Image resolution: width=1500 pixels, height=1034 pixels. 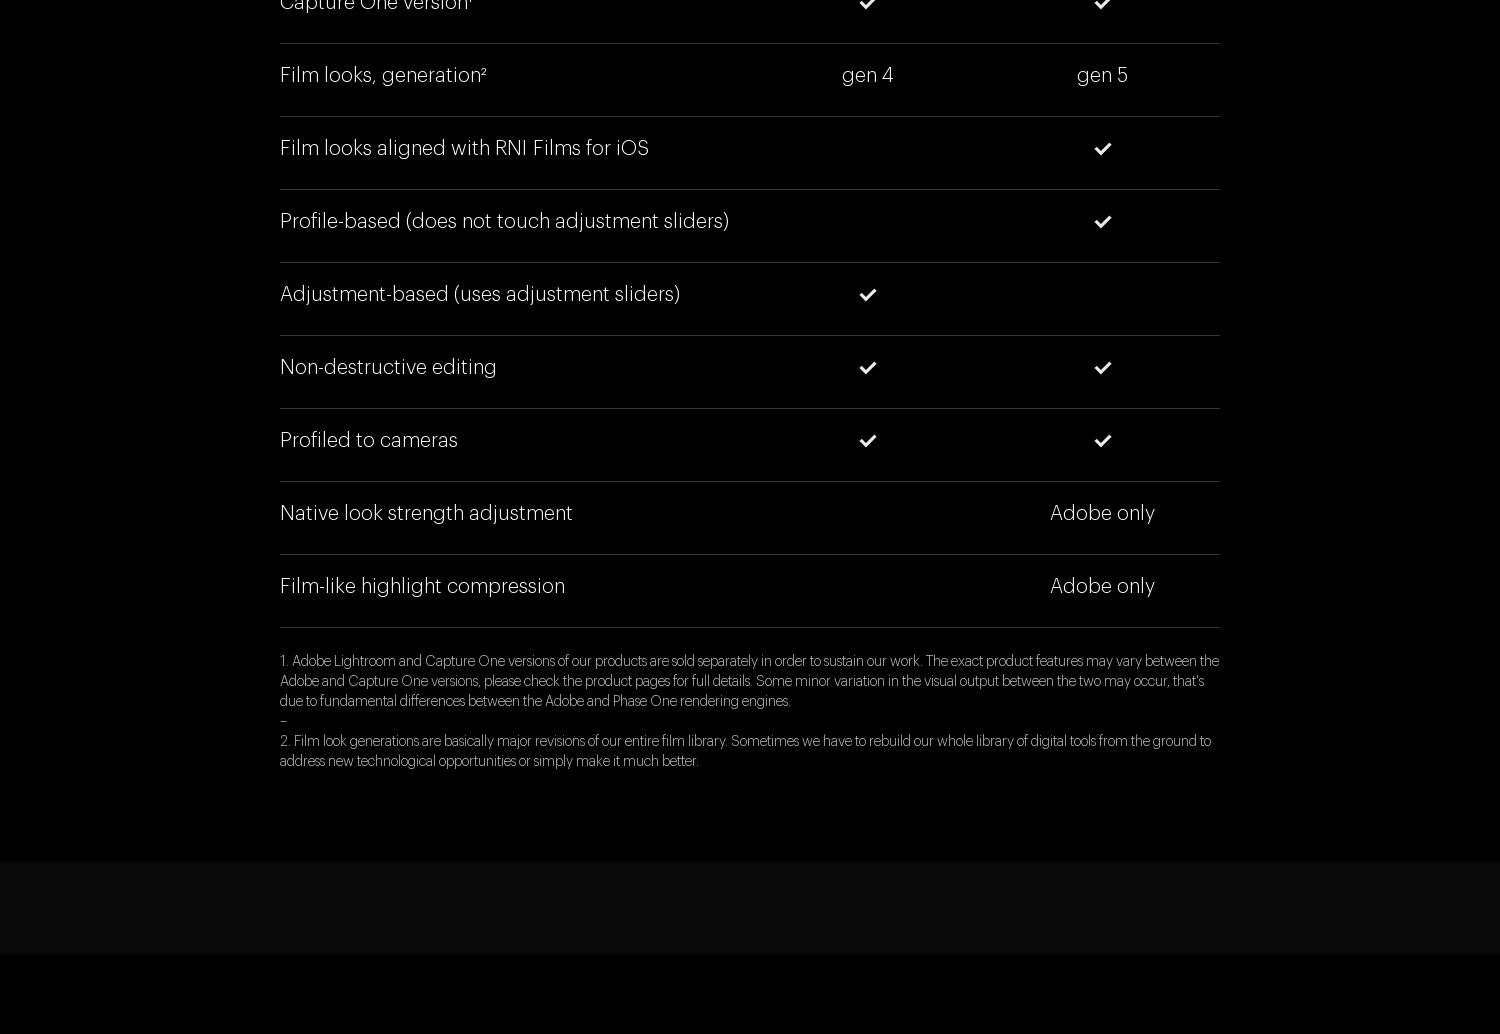 I want to click on 'Film looks, generation²', so click(x=383, y=75).